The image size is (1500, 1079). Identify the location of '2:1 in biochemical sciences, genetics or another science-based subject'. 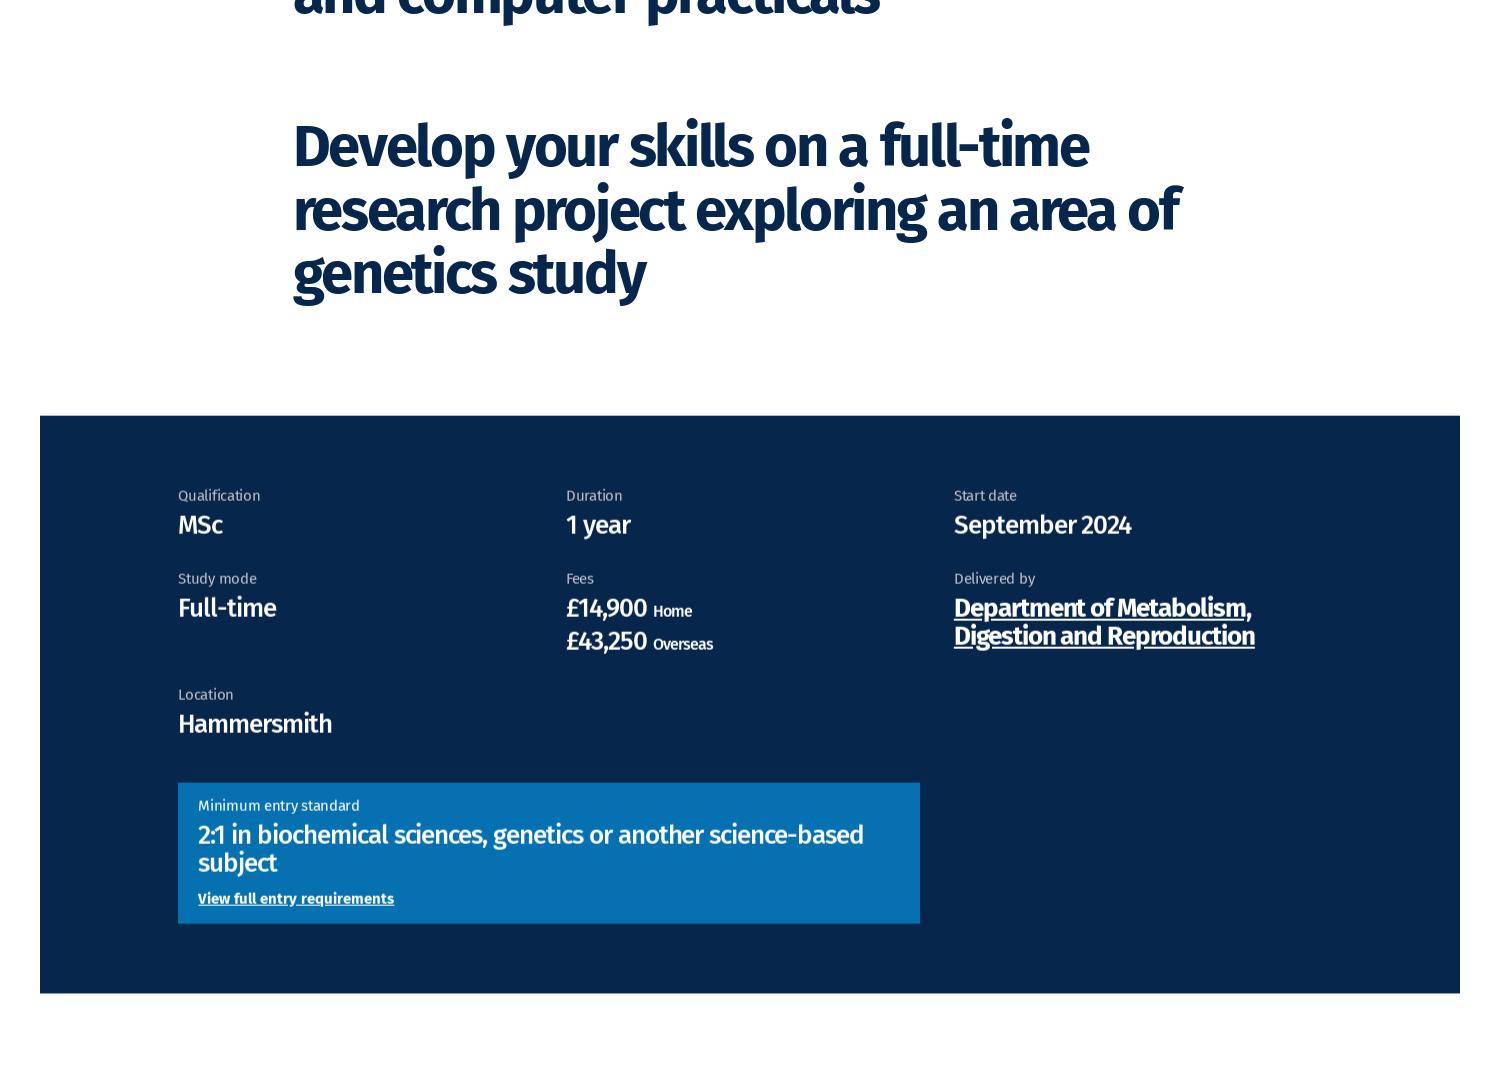
(197, 876).